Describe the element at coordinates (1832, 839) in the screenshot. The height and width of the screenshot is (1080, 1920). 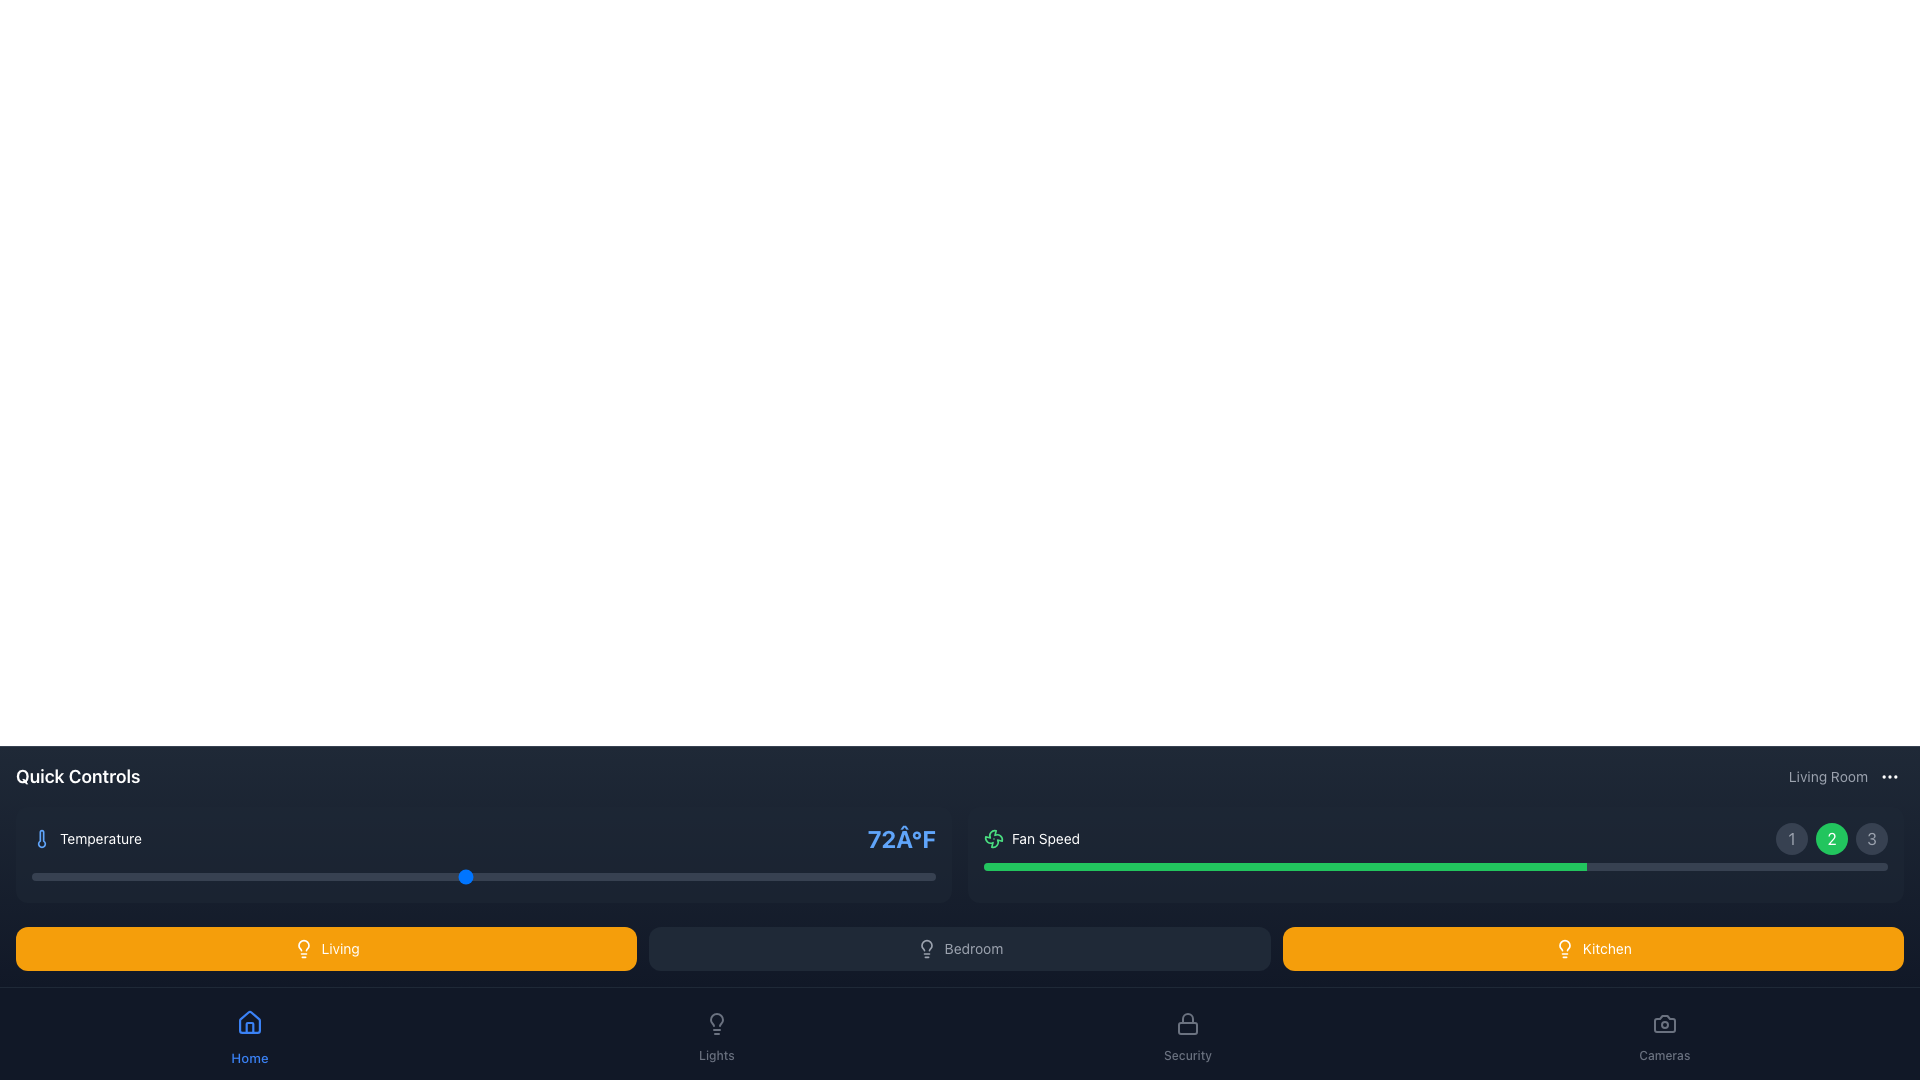
I see `the small circular button with a green background and white text '2'` at that location.